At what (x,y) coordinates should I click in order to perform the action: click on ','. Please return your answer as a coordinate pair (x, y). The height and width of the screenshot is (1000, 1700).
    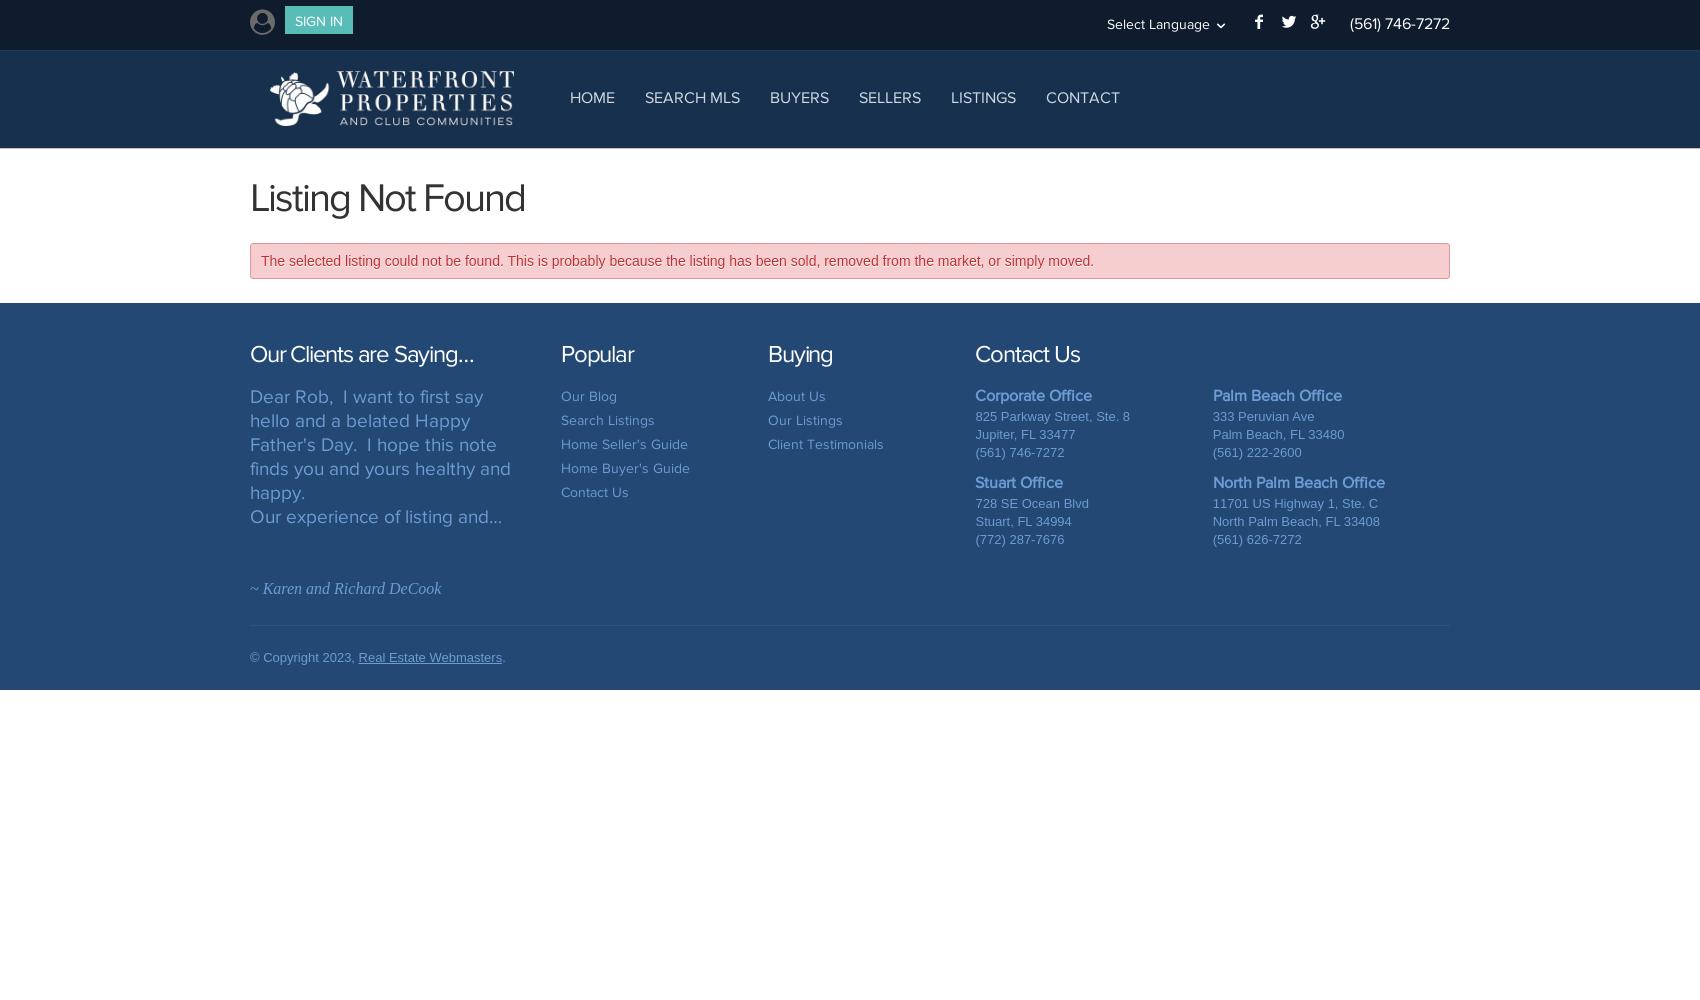
    Looking at the image, I should click on (1015, 433).